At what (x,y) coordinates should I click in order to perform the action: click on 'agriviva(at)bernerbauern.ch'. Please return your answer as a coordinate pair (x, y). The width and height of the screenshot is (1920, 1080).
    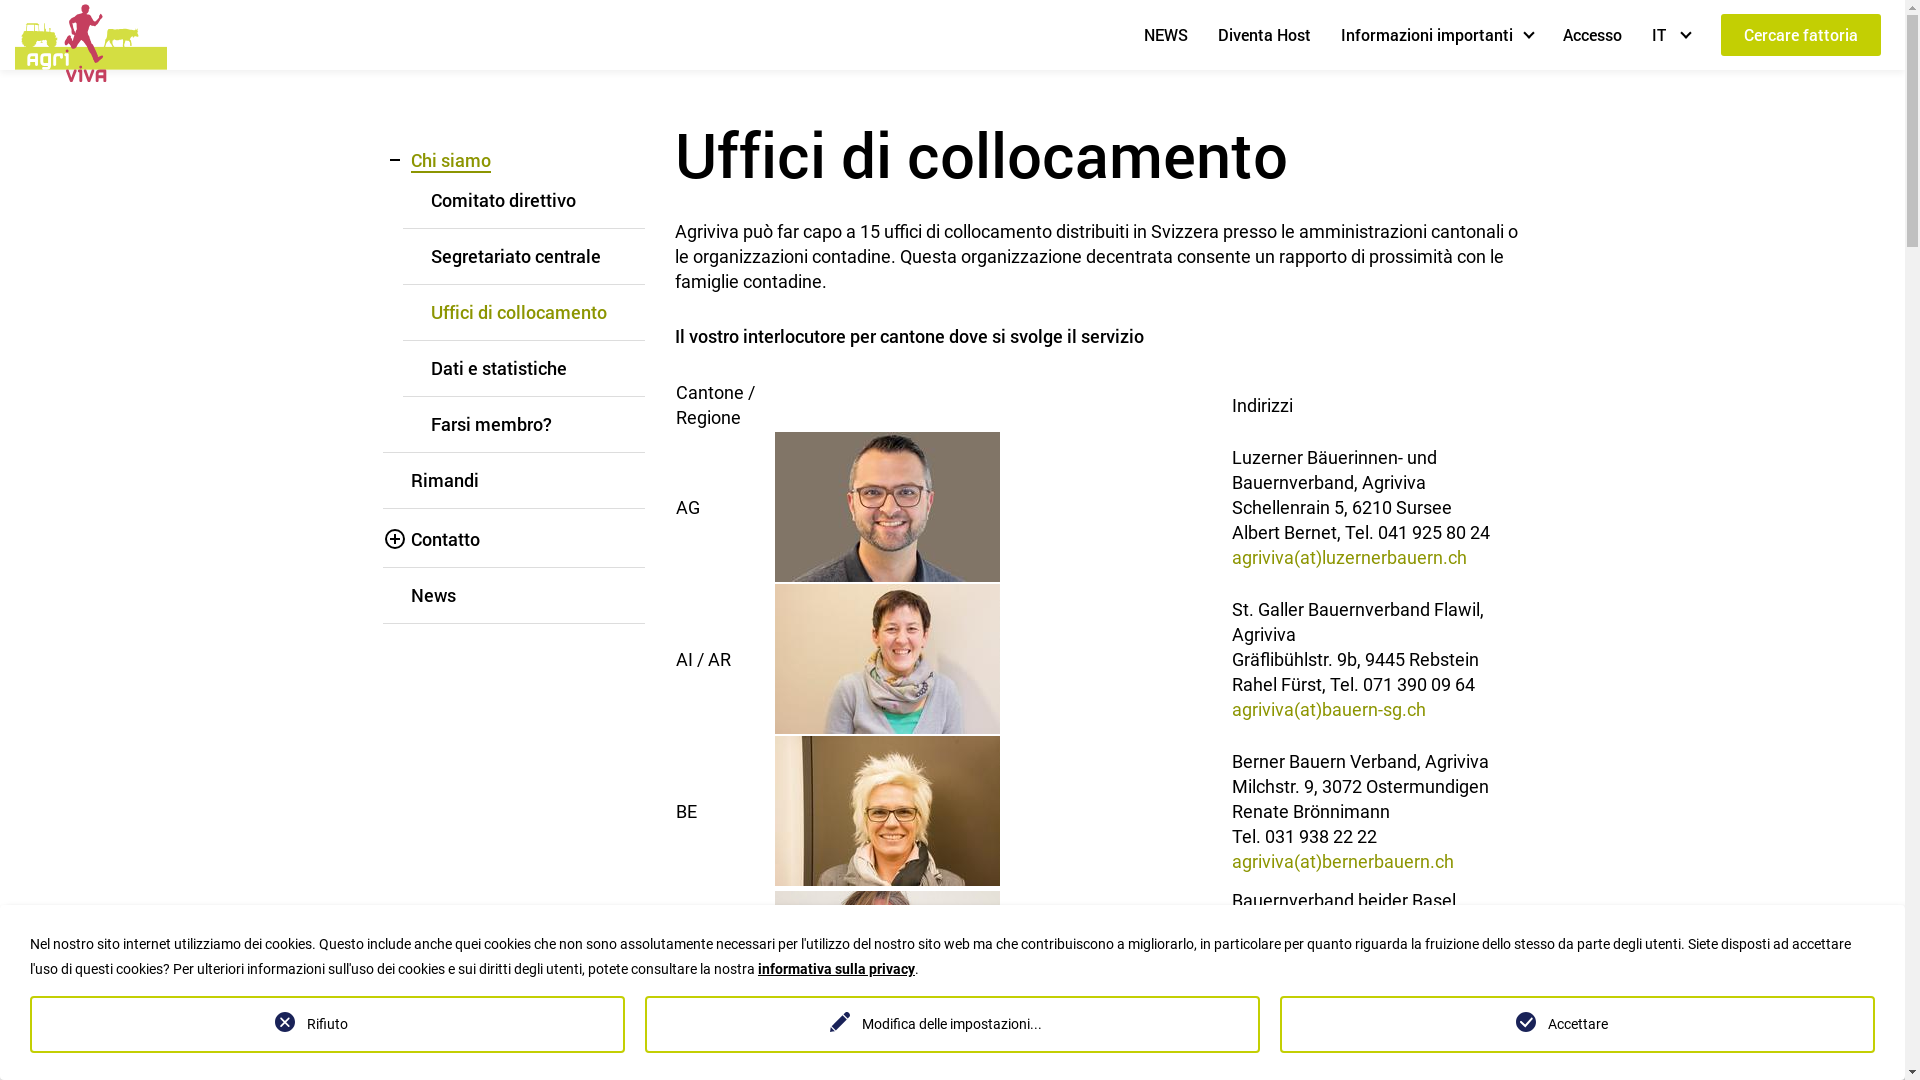
    Looking at the image, I should click on (1343, 859).